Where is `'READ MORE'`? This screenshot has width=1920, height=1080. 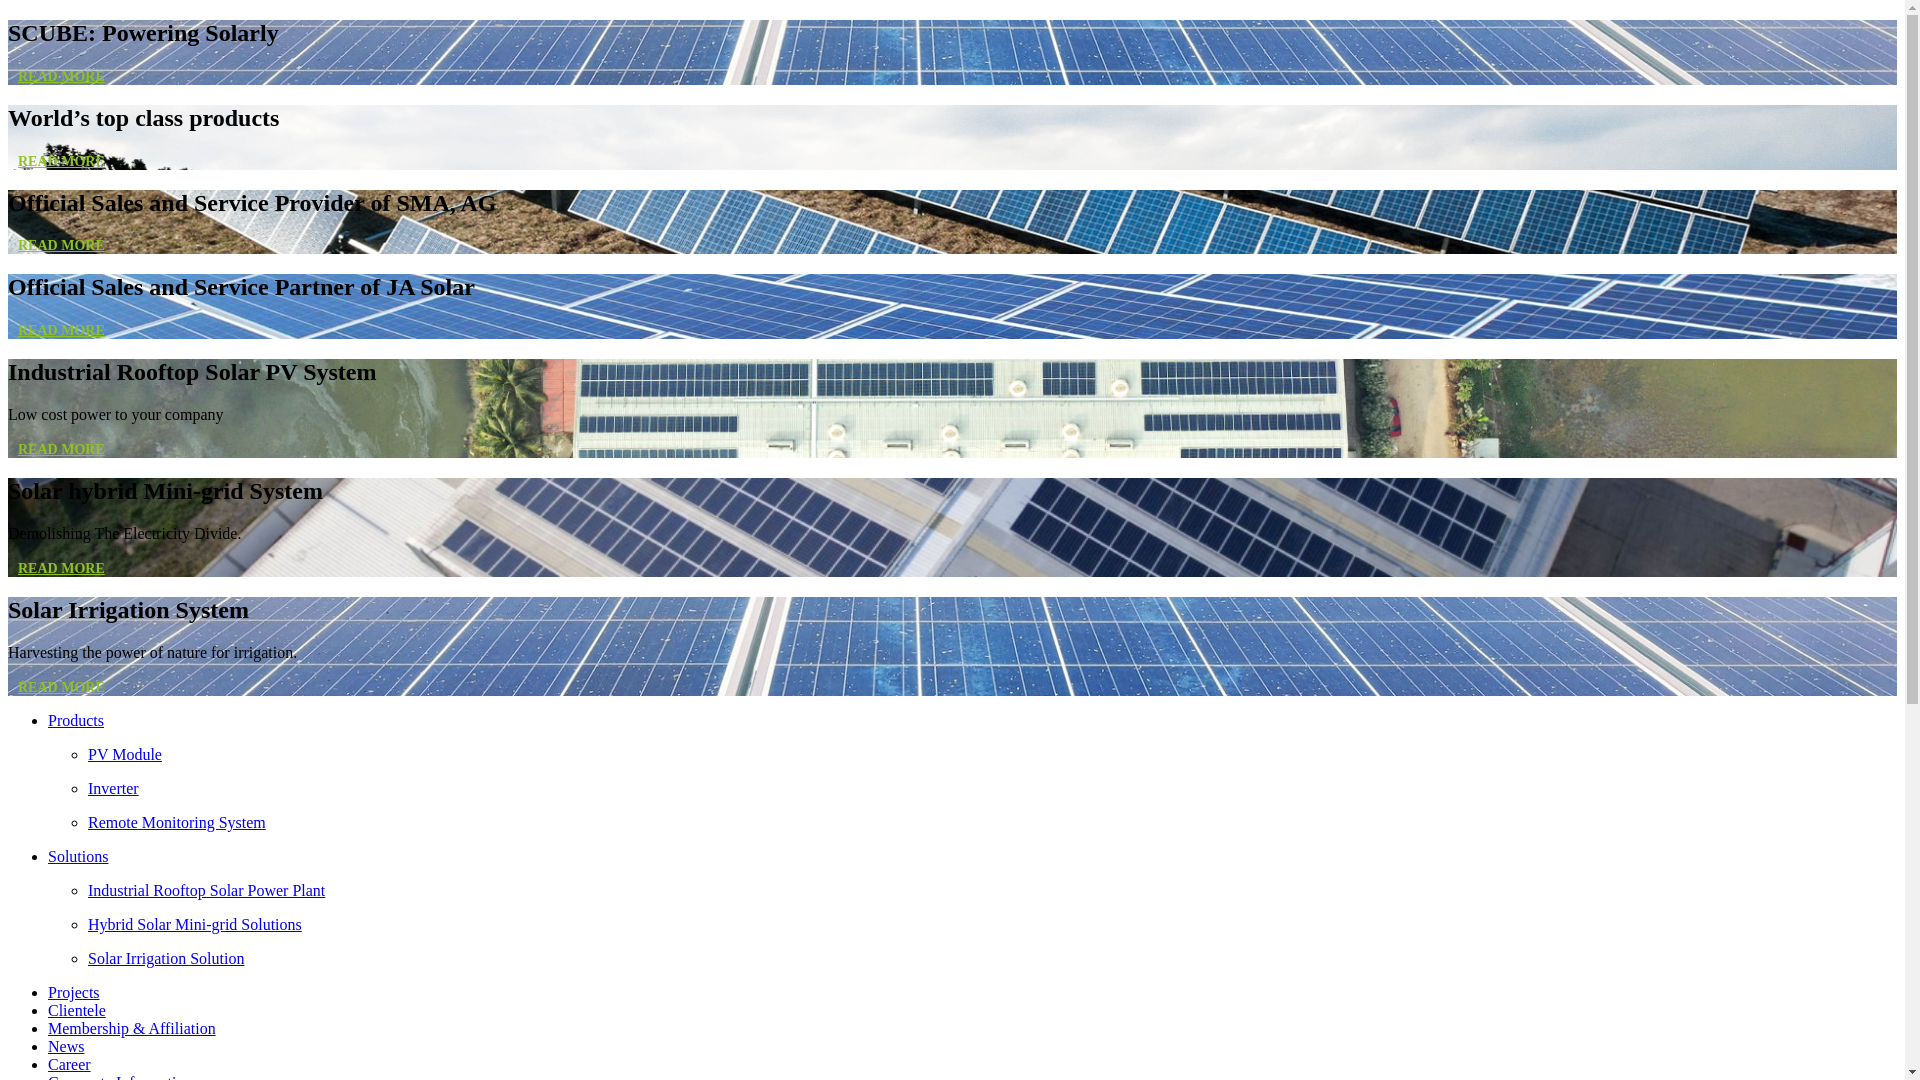
'READ MORE' is located at coordinates (61, 244).